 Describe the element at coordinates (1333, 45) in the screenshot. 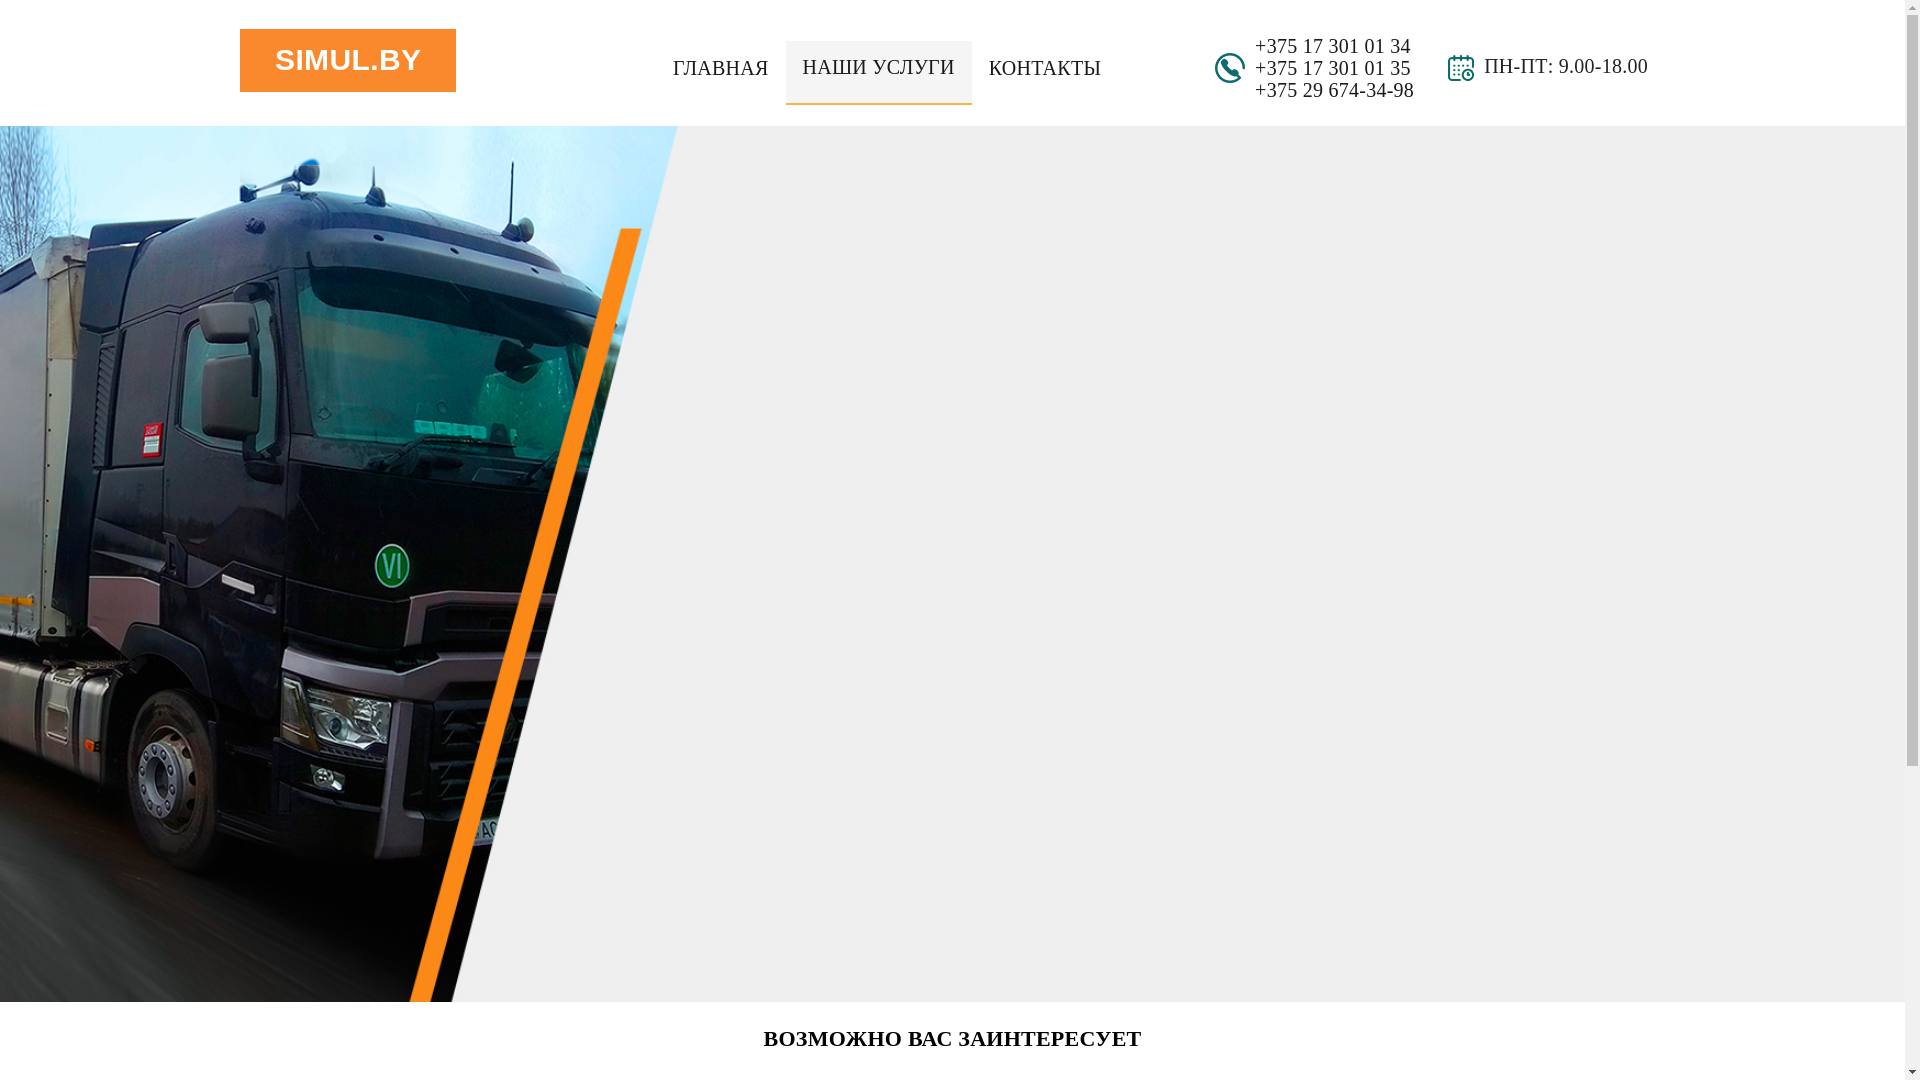

I see `'+375 17 301 01 34'` at that location.